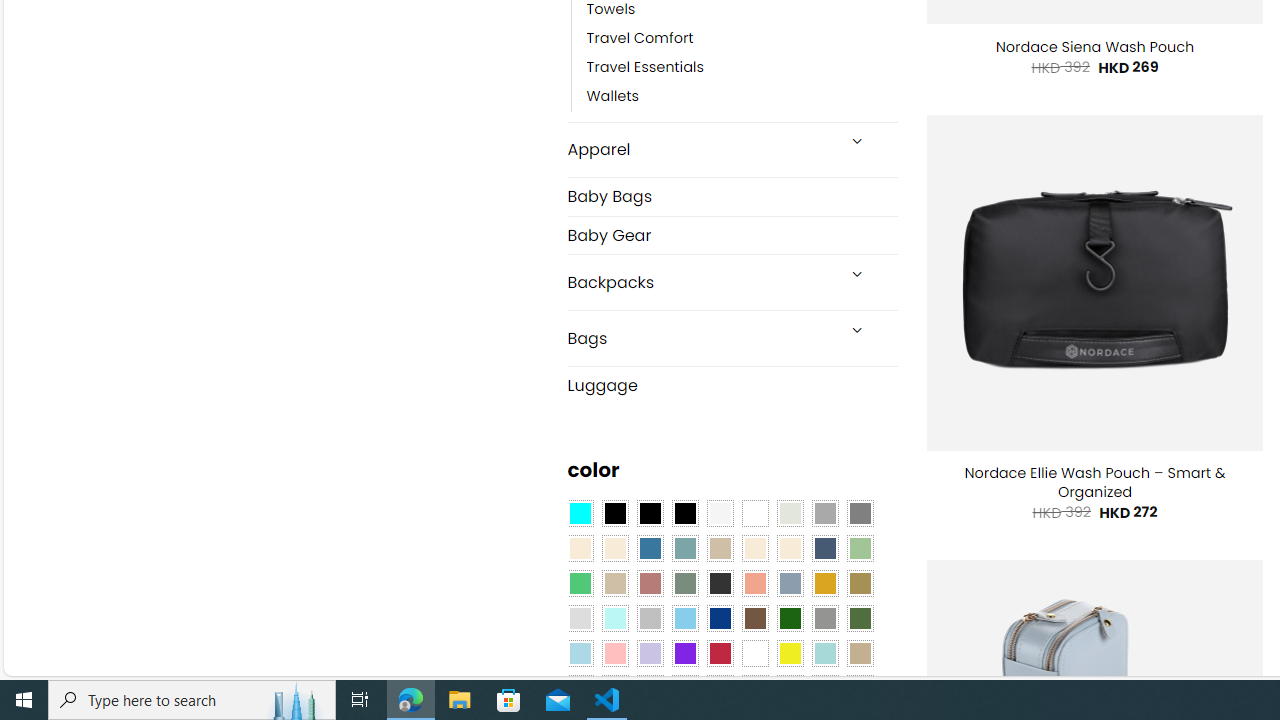  Describe the element at coordinates (578, 618) in the screenshot. I see `'Light Gray'` at that location.